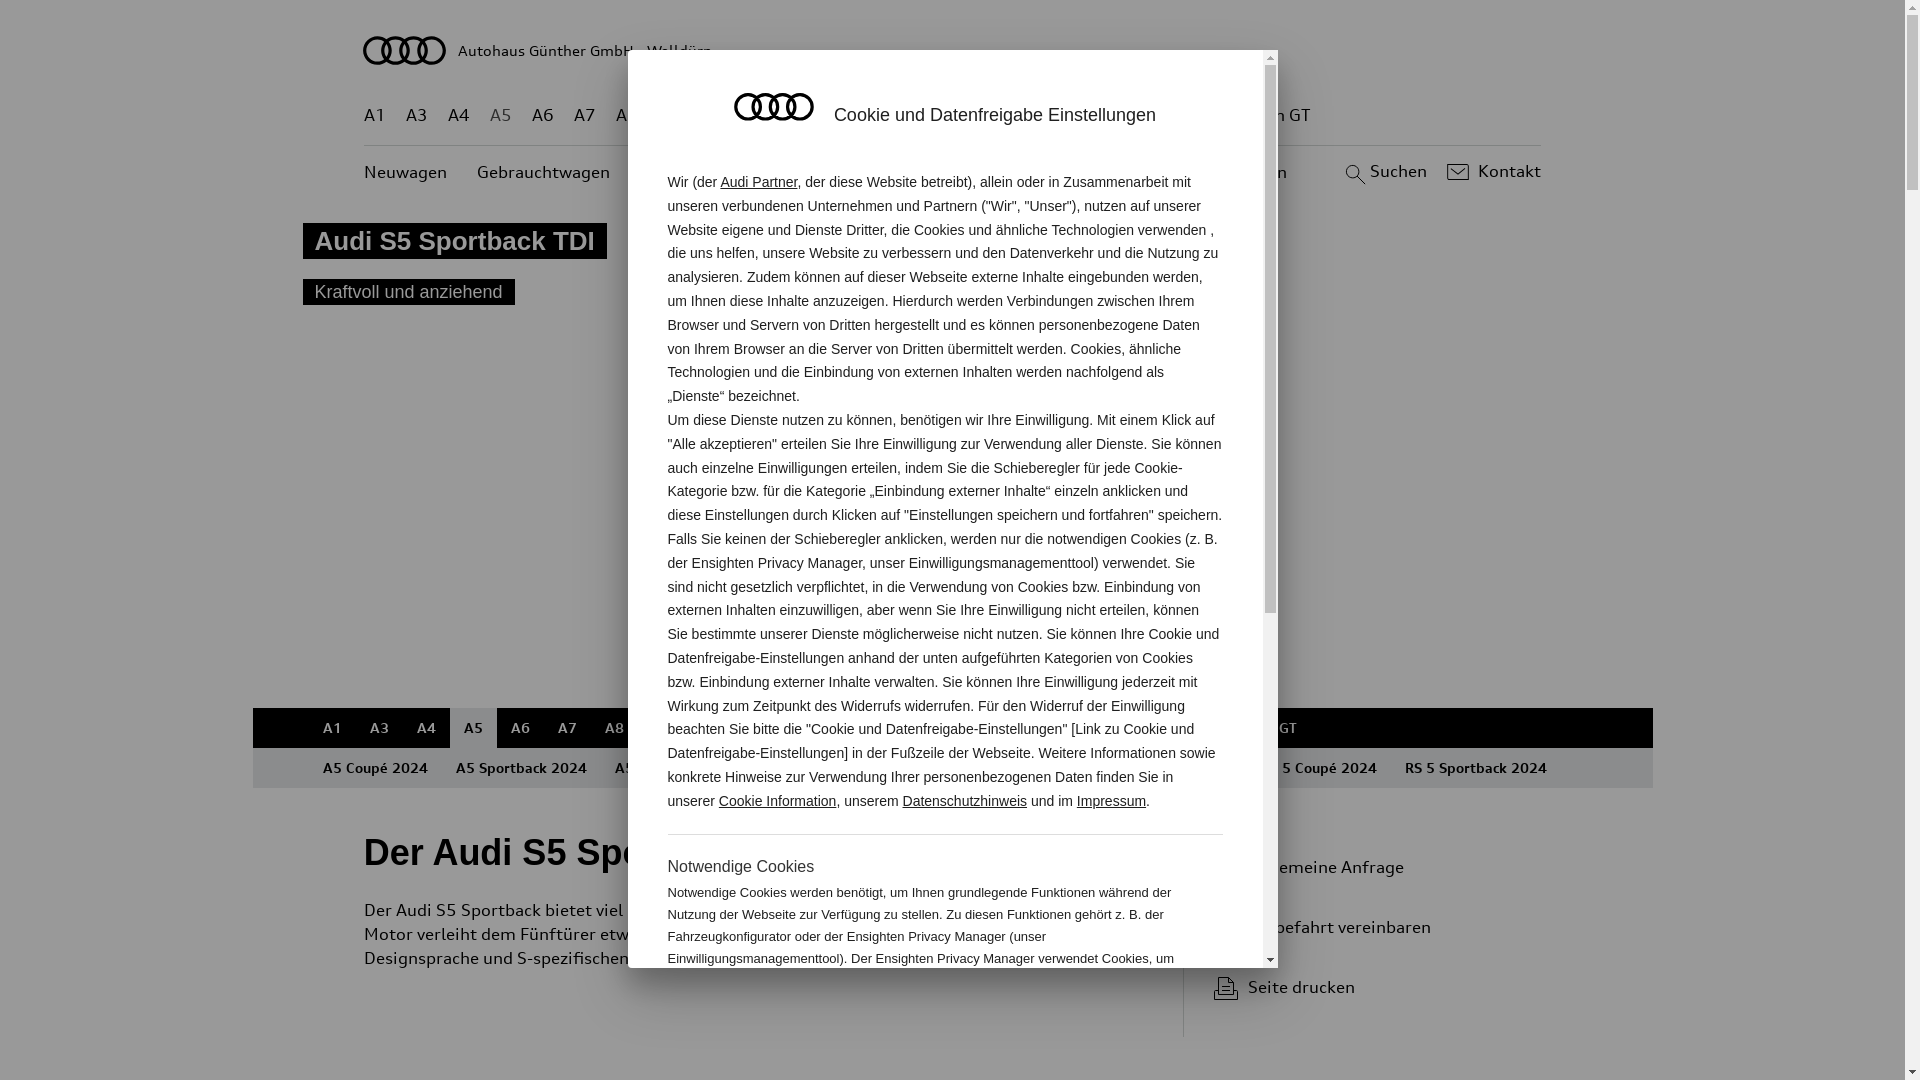 This screenshot has height=1080, width=1920. I want to click on 'A4', so click(424, 728).